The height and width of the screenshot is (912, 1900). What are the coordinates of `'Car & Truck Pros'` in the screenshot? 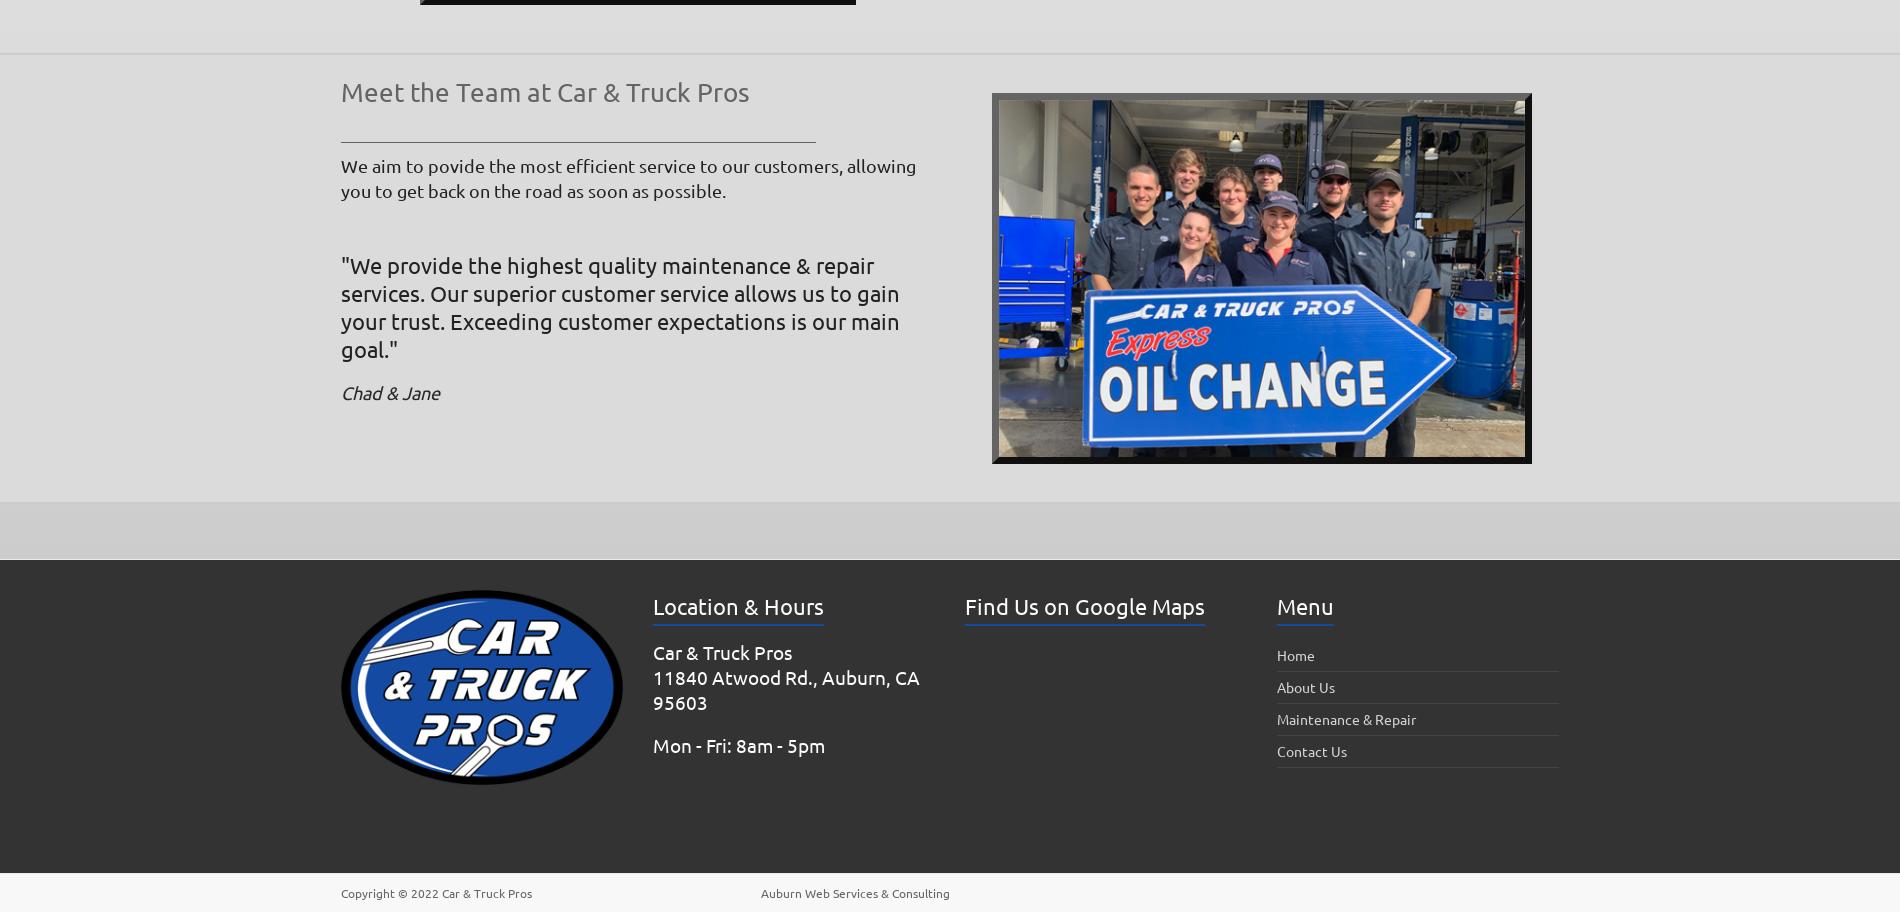 It's located at (653, 650).